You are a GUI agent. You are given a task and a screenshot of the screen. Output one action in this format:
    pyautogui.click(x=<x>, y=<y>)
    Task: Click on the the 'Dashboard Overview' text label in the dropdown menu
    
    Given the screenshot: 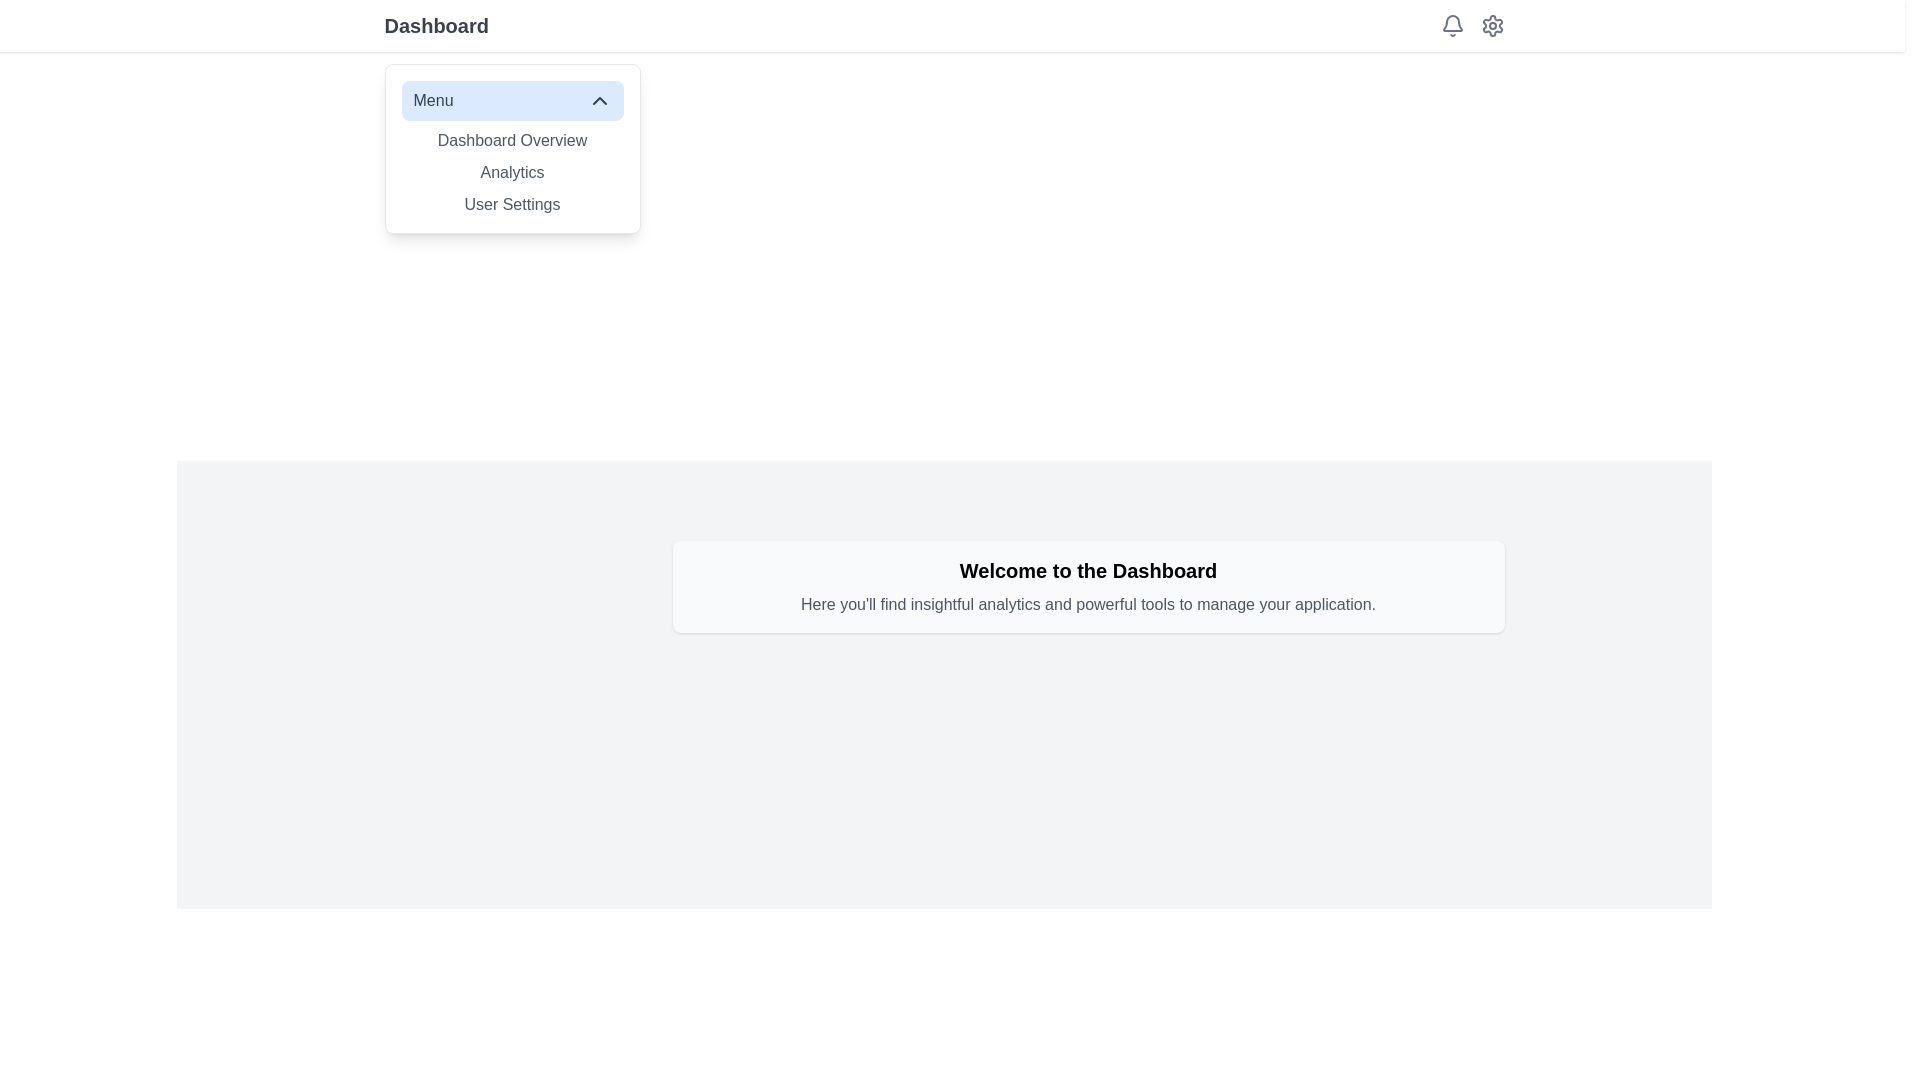 What is the action you would take?
    pyautogui.click(x=512, y=140)
    